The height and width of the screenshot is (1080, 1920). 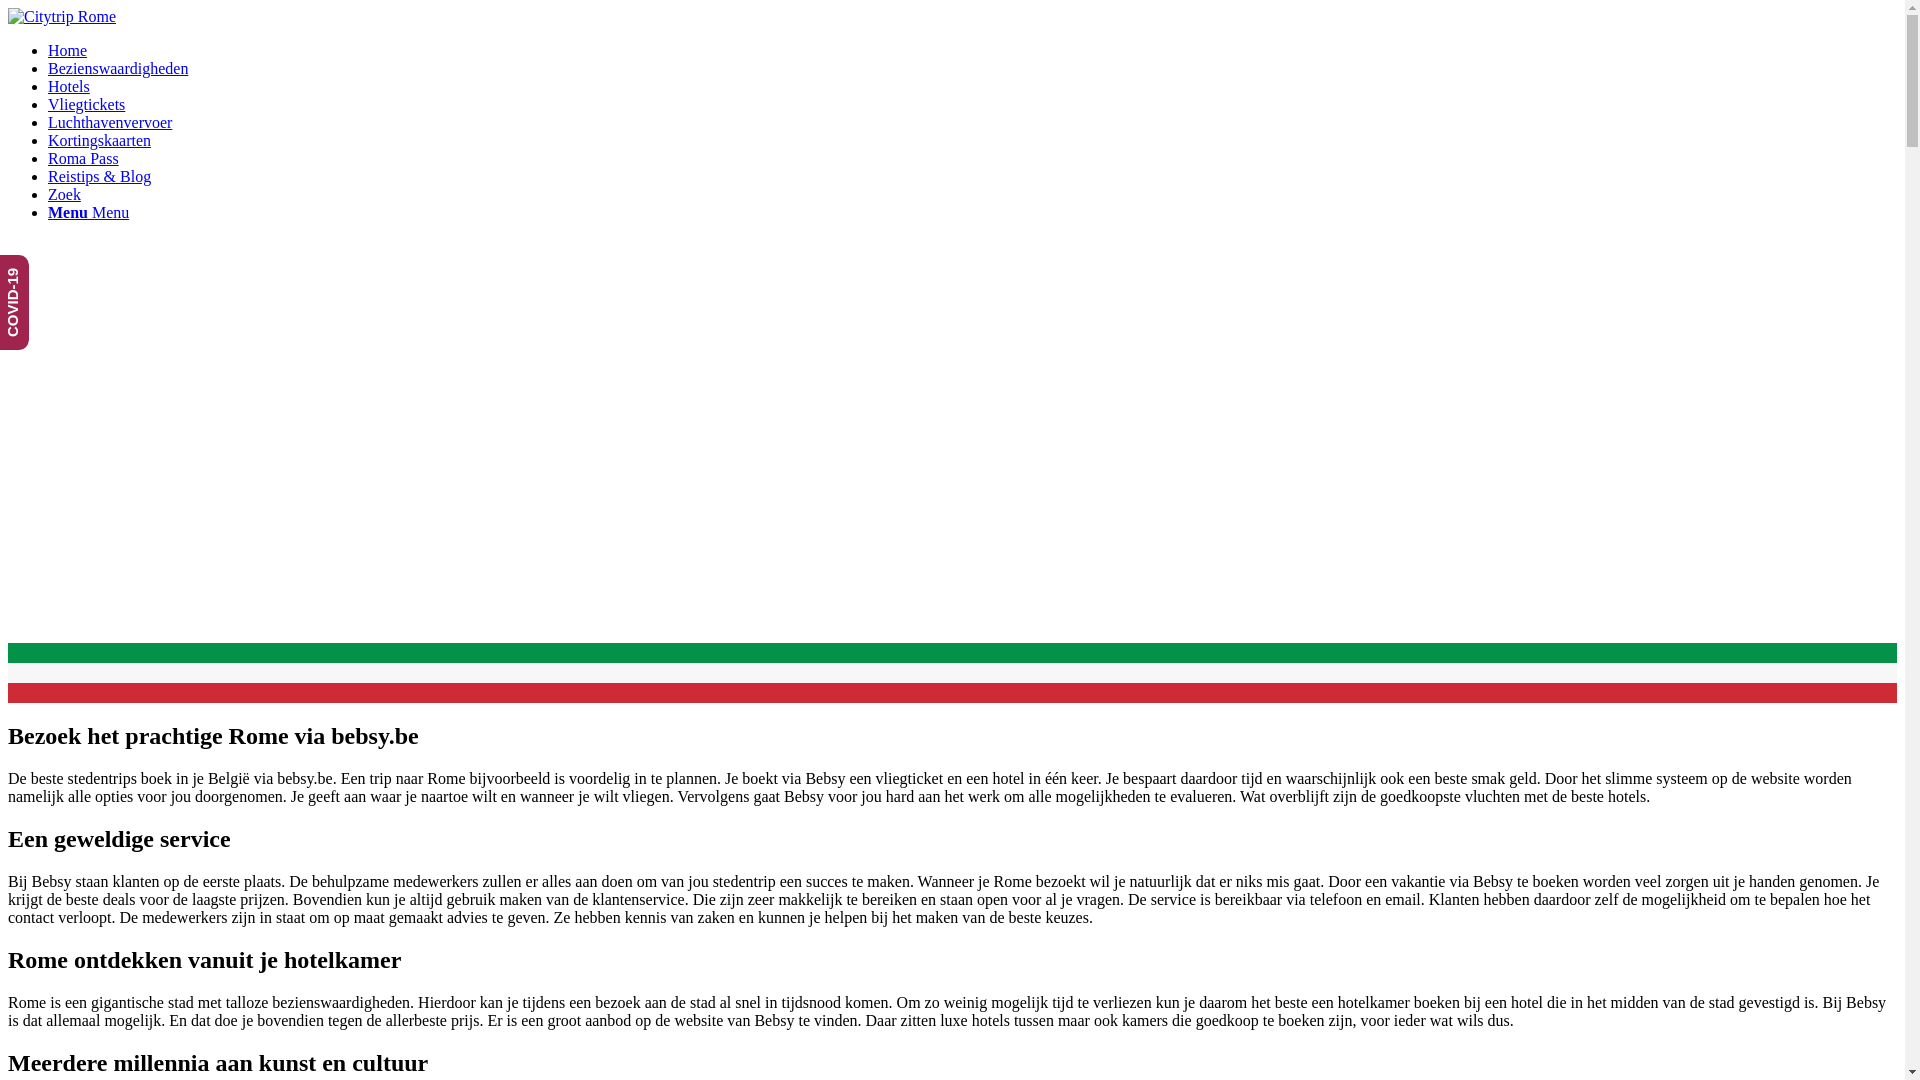 What do you see at coordinates (87, 212) in the screenshot?
I see `'Menu Menu'` at bounding box center [87, 212].